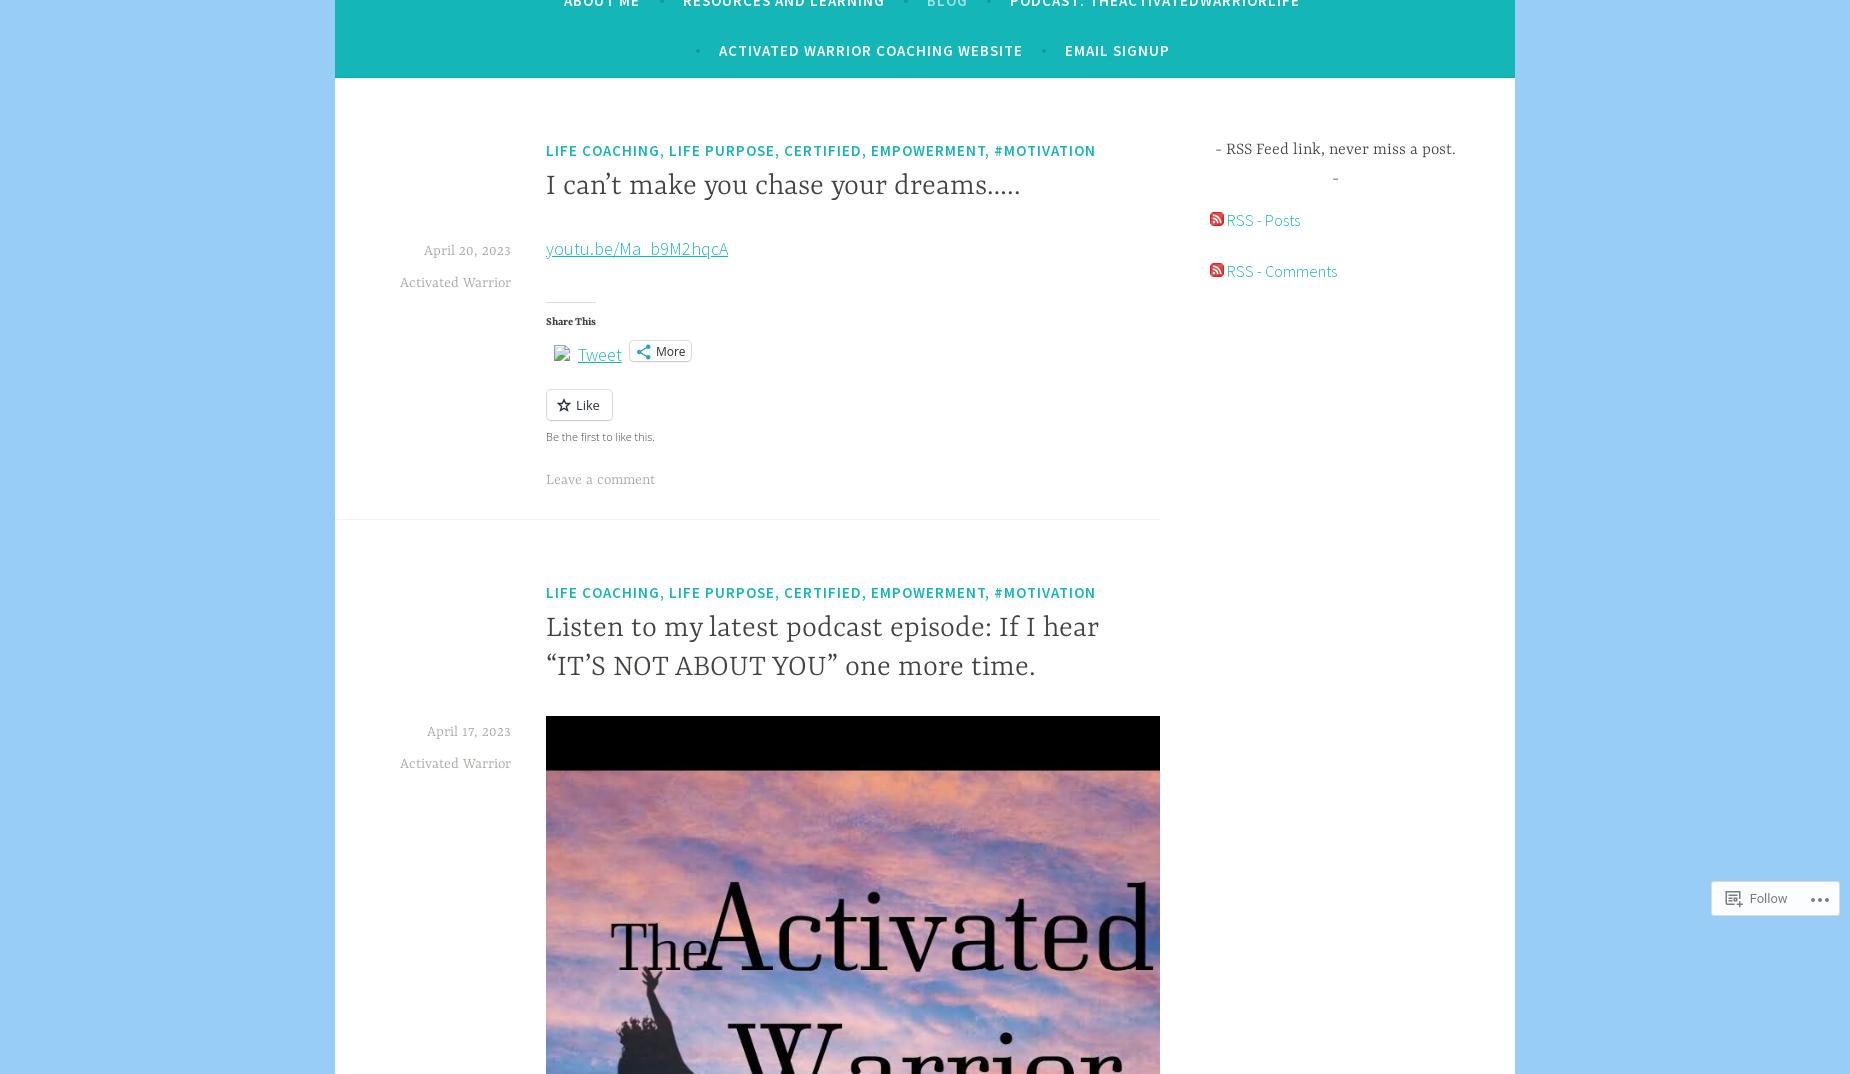  Describe the element at coordinates (468, 730) in the screenshot. I see `'April 17, 2023'` at that location.